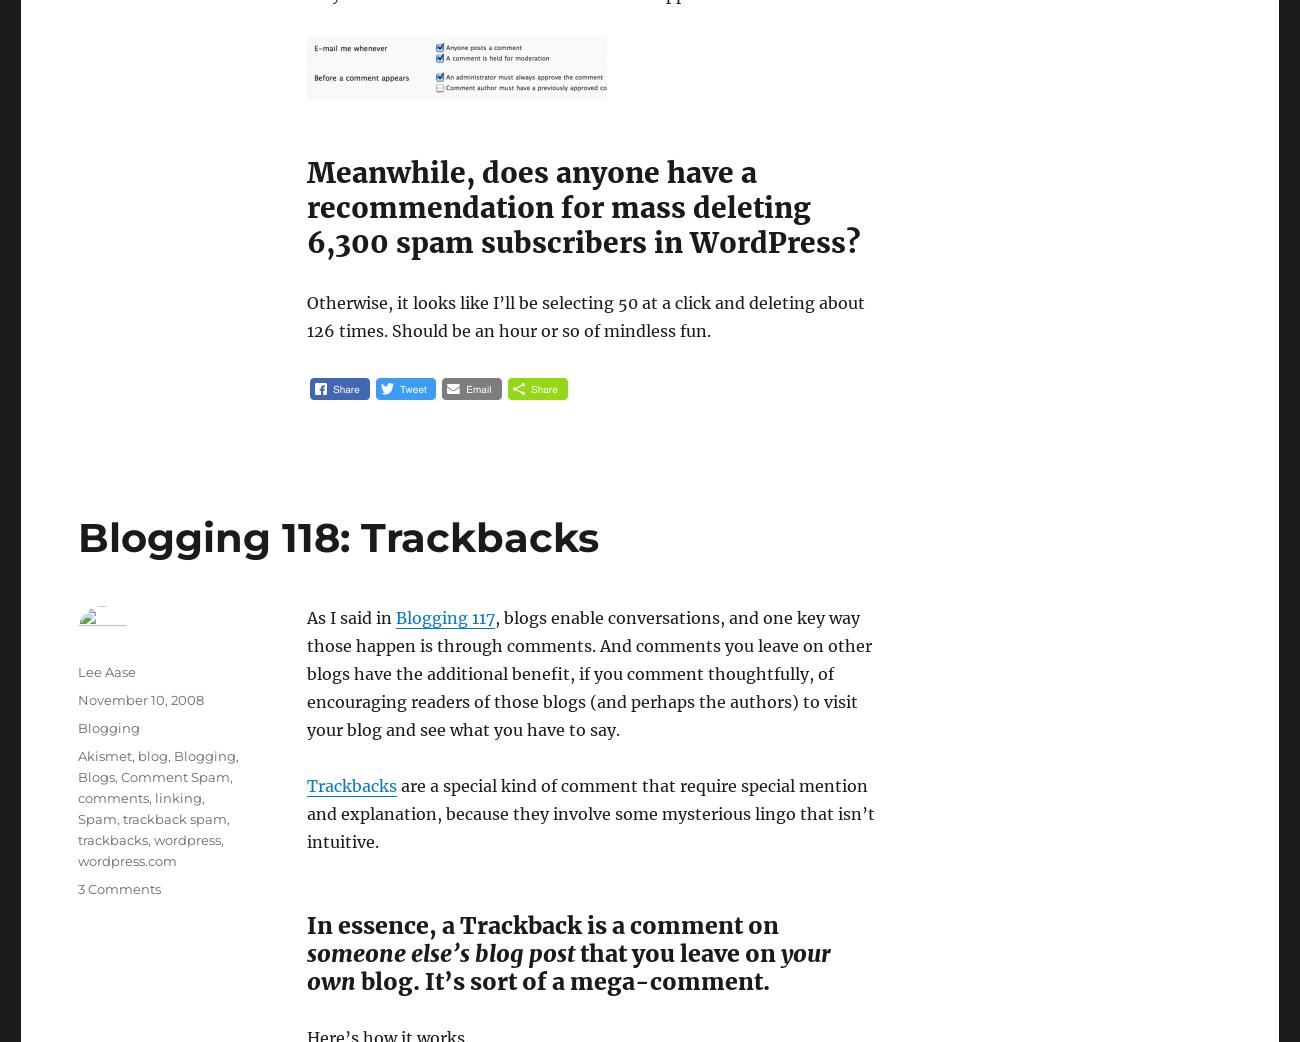  I want to click on 'your own', so click(566, 967).